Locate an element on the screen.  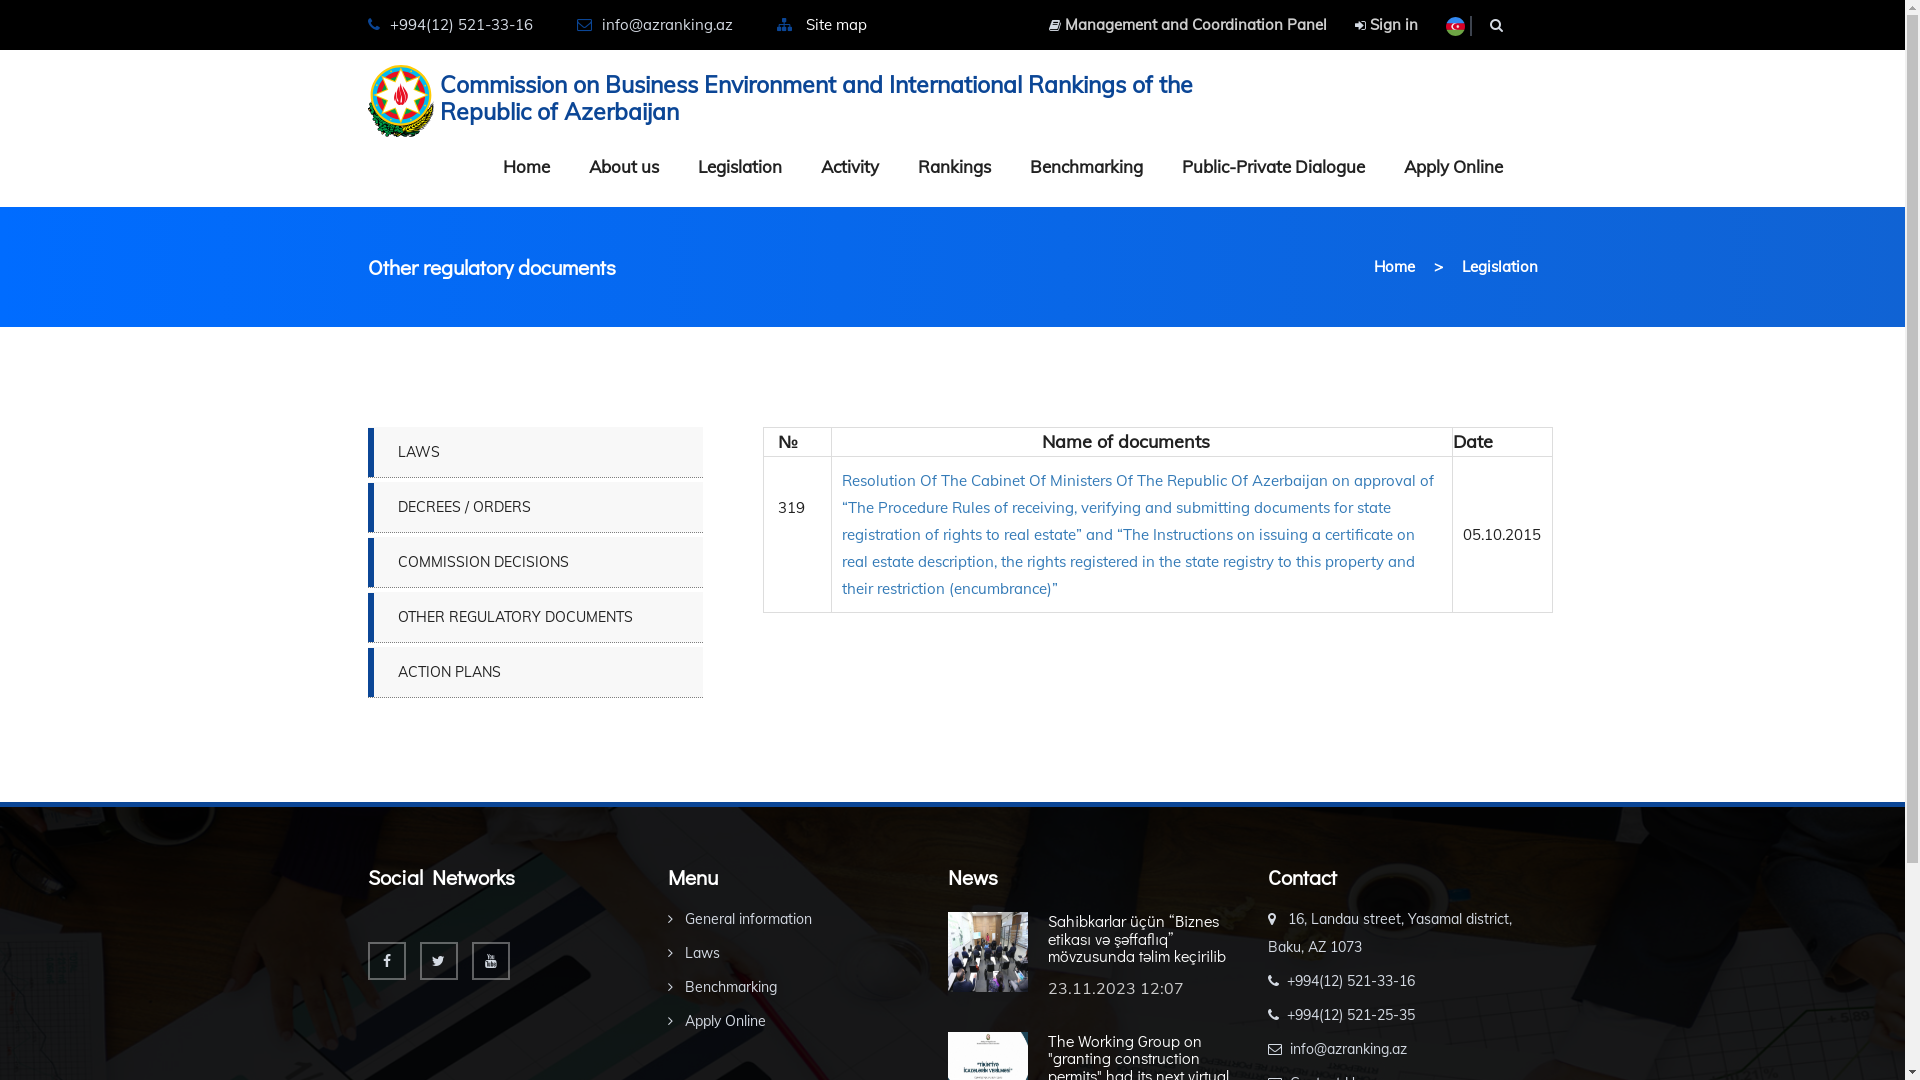
'ACTION PLANS' is located at coordinates (535, 671).